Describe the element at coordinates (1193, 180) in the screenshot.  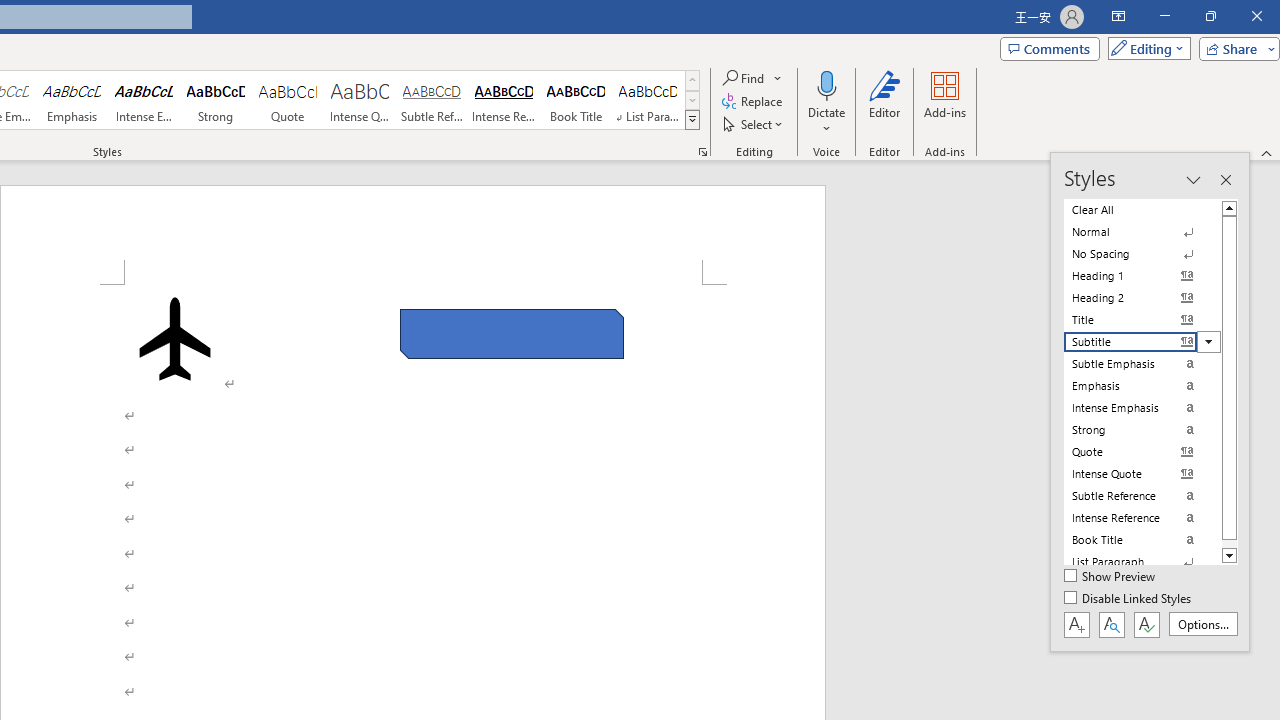
I see `'Task Pane Options'` at that location.